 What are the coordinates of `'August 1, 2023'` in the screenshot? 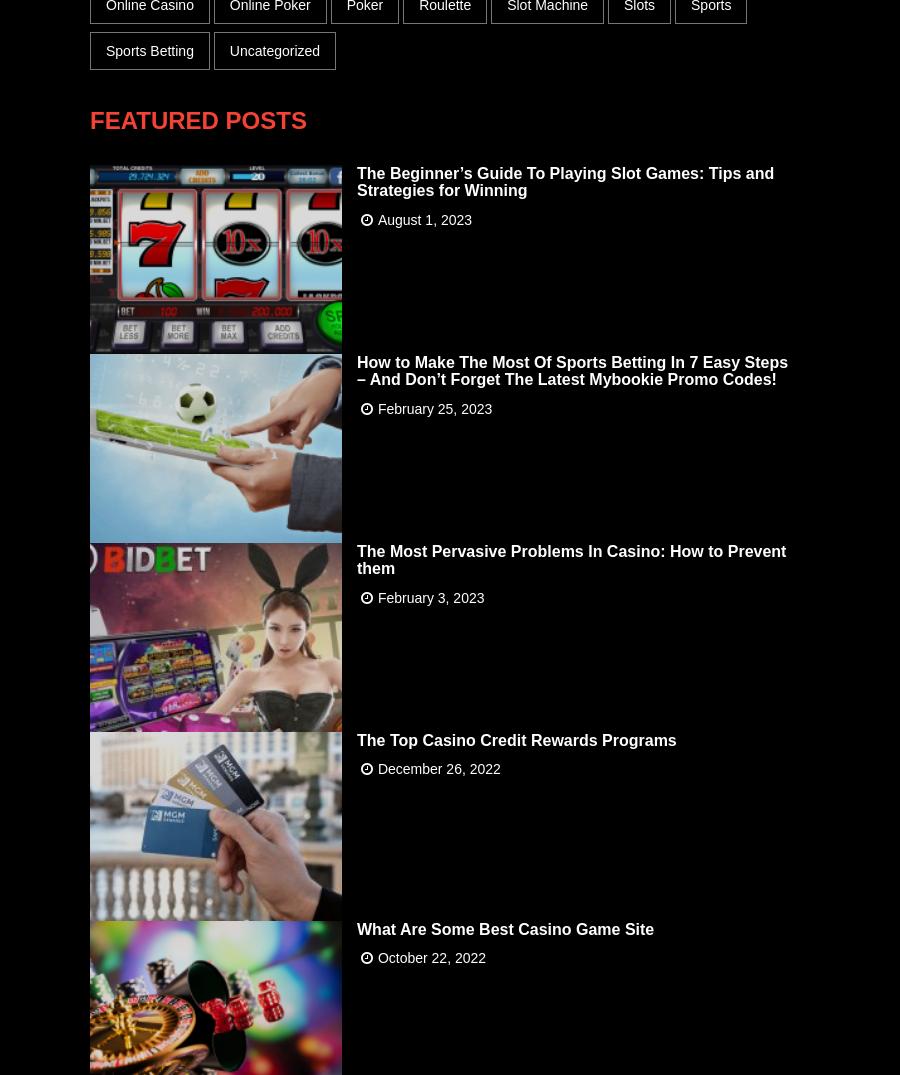 It's located at (424, 217).